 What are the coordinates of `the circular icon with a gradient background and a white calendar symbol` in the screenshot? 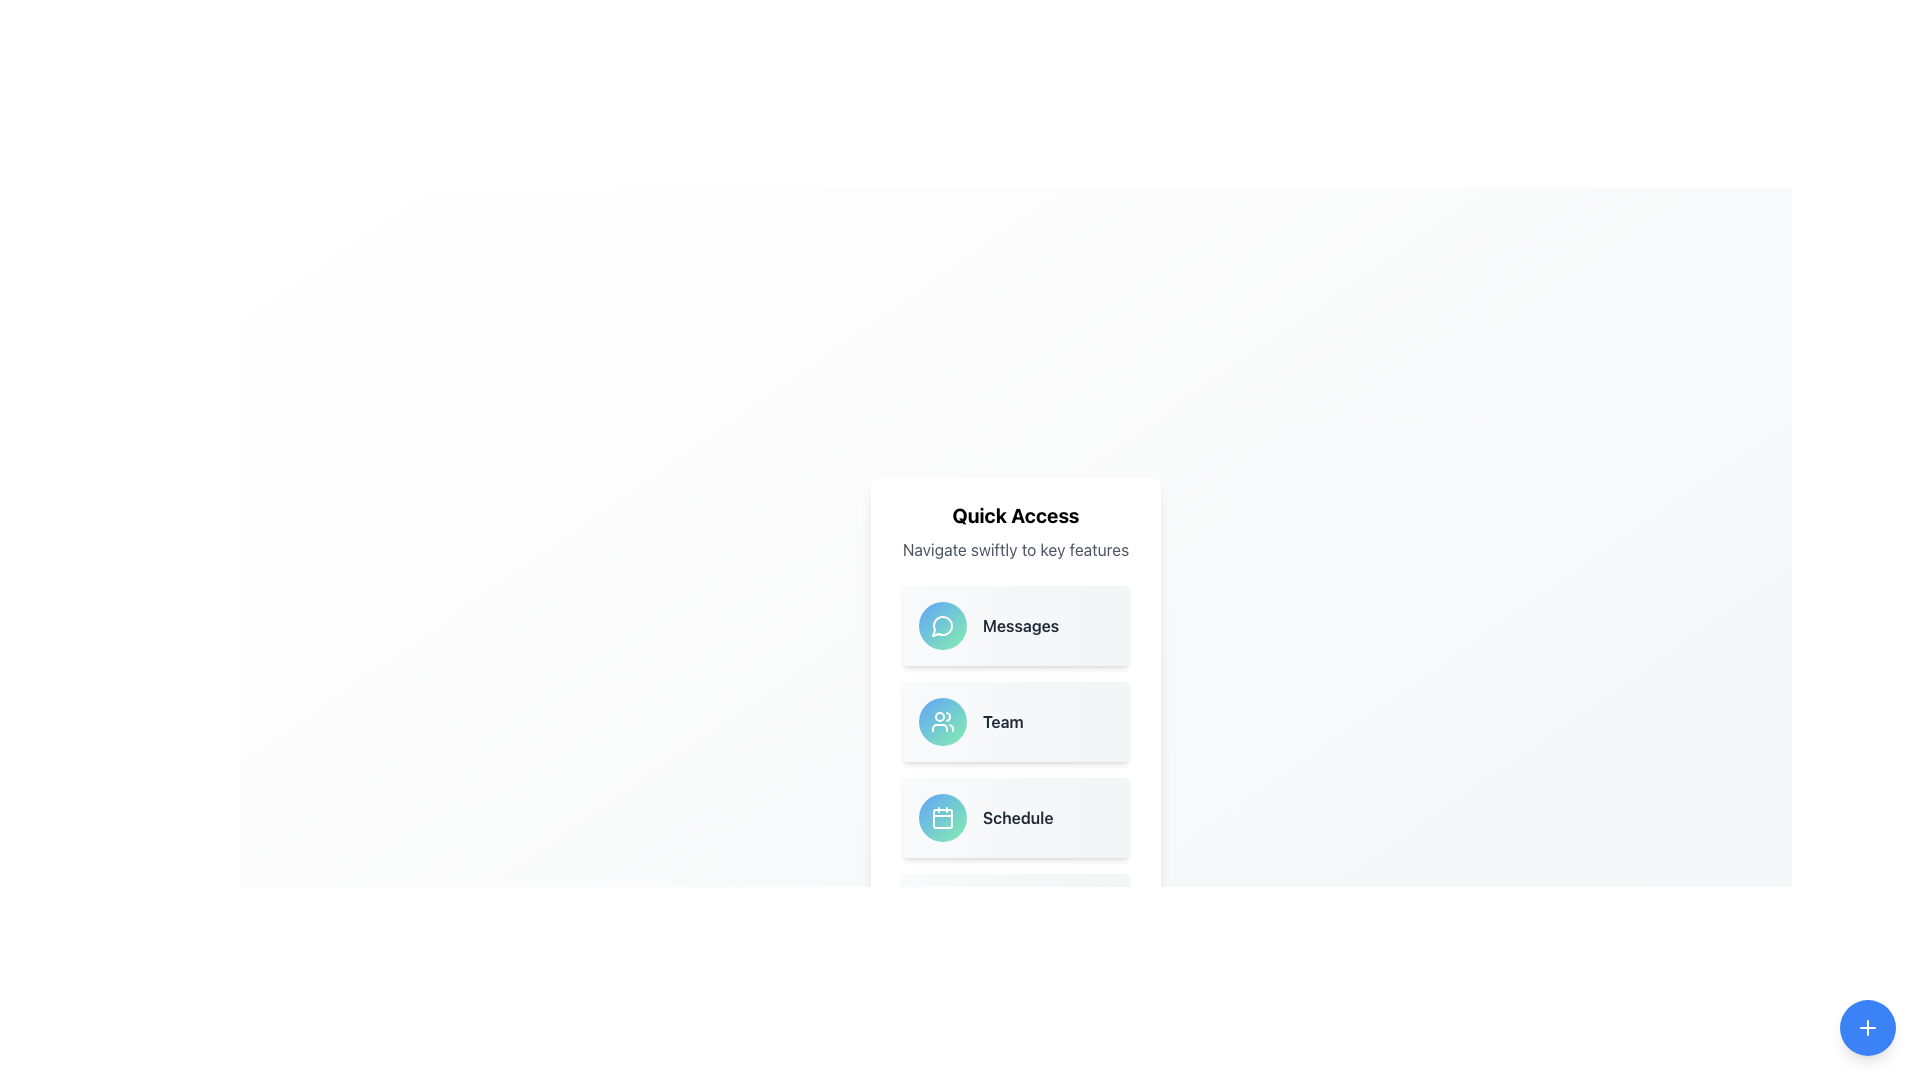 It's located at (941, 817).